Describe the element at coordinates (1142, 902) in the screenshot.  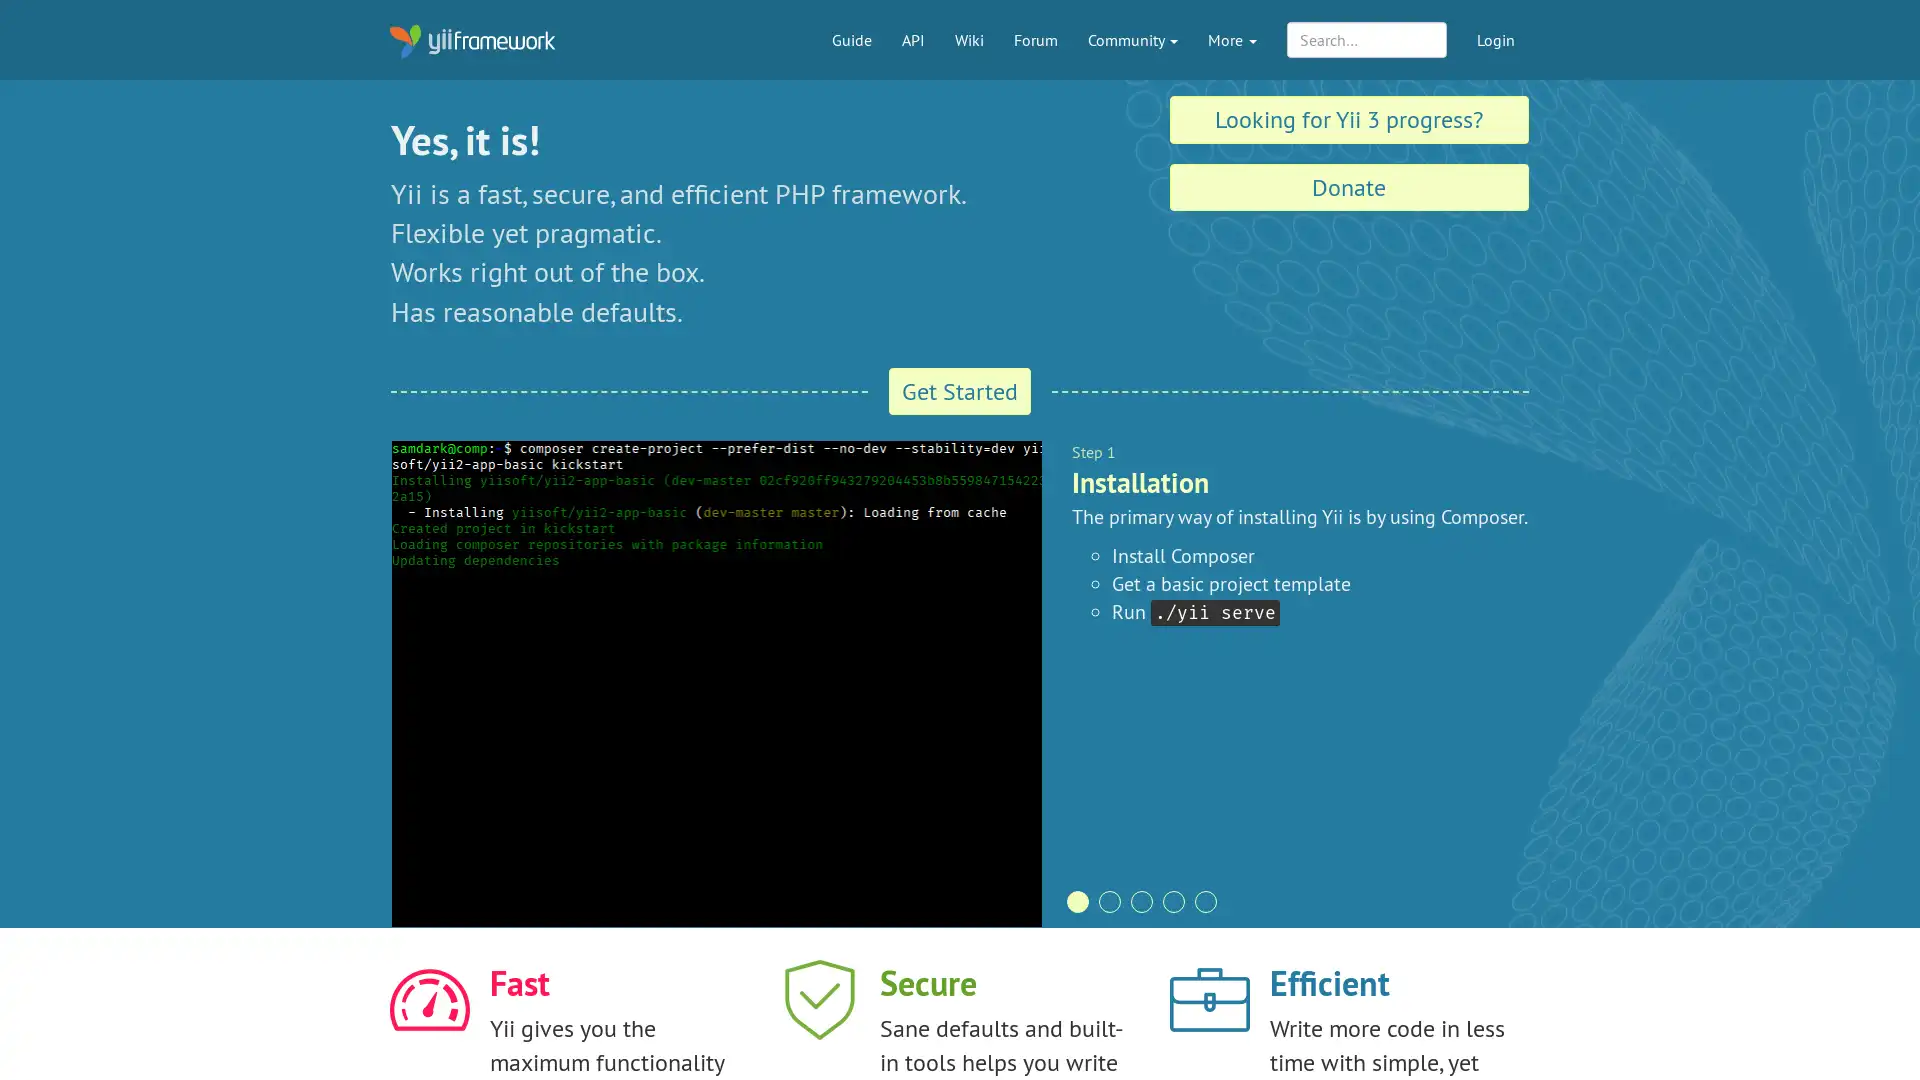
I see `pagination` at that location.